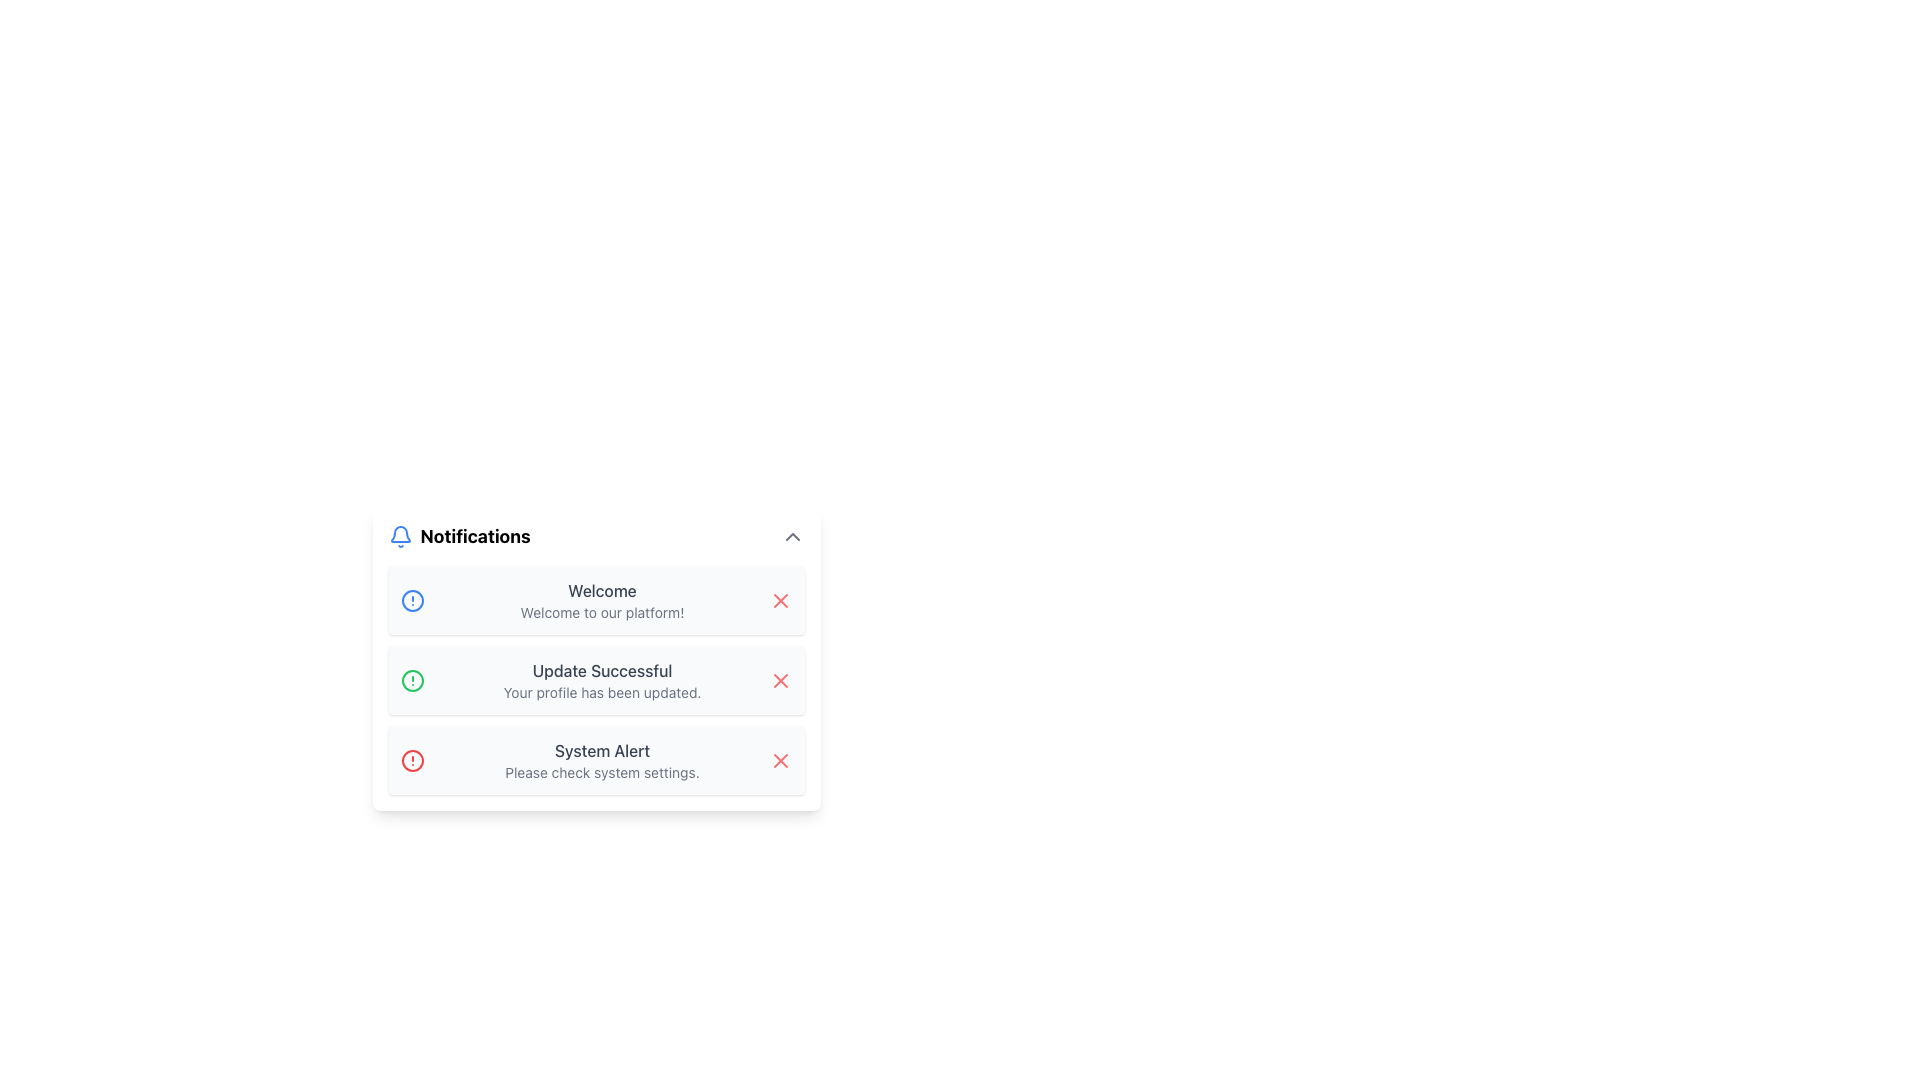 The image size is (1920, 1080). What do you see at coordinates (601, 751) in the screenshot?
I see `the 'System Alert' text element, which is styled with a medium-weight font in dark gray and appears as the first line of a notification message on a white background` at bounding box center [601, 751].